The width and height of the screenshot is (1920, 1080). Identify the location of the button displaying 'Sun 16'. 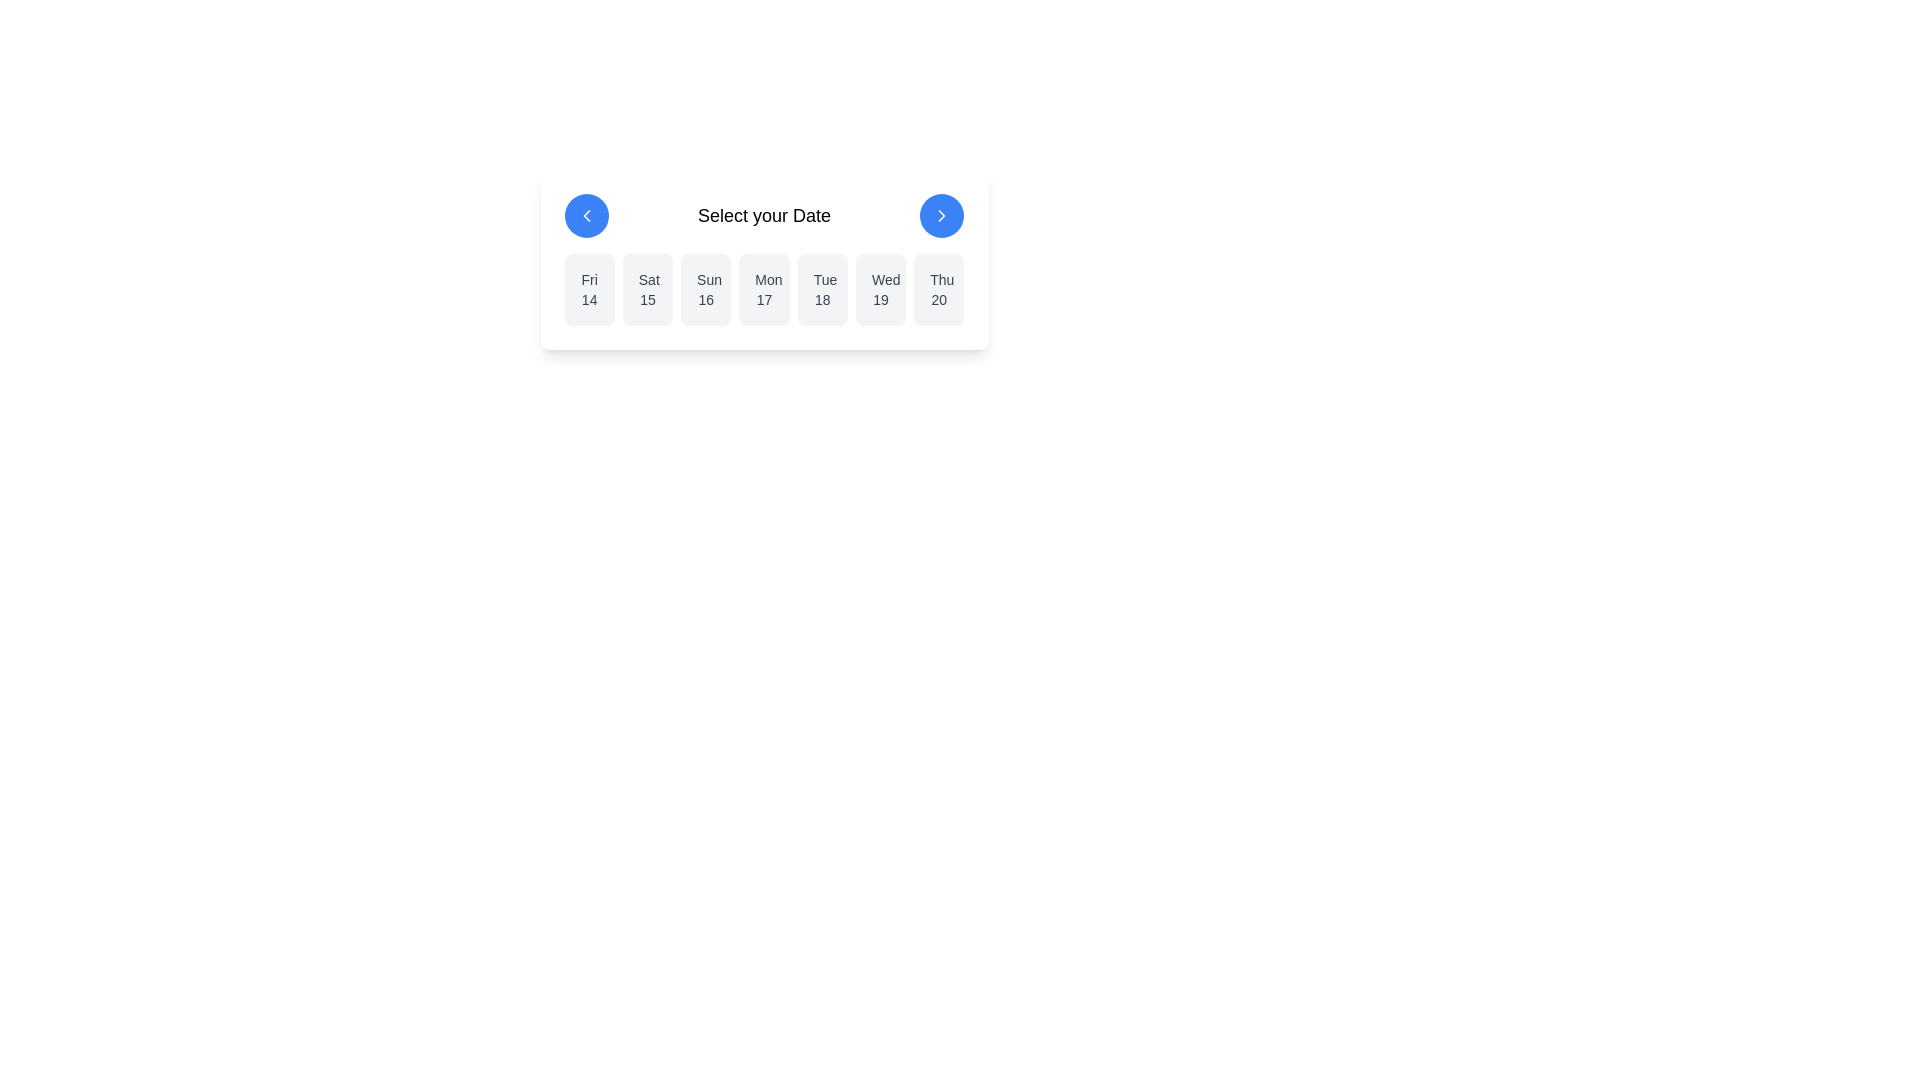
(706, 289).